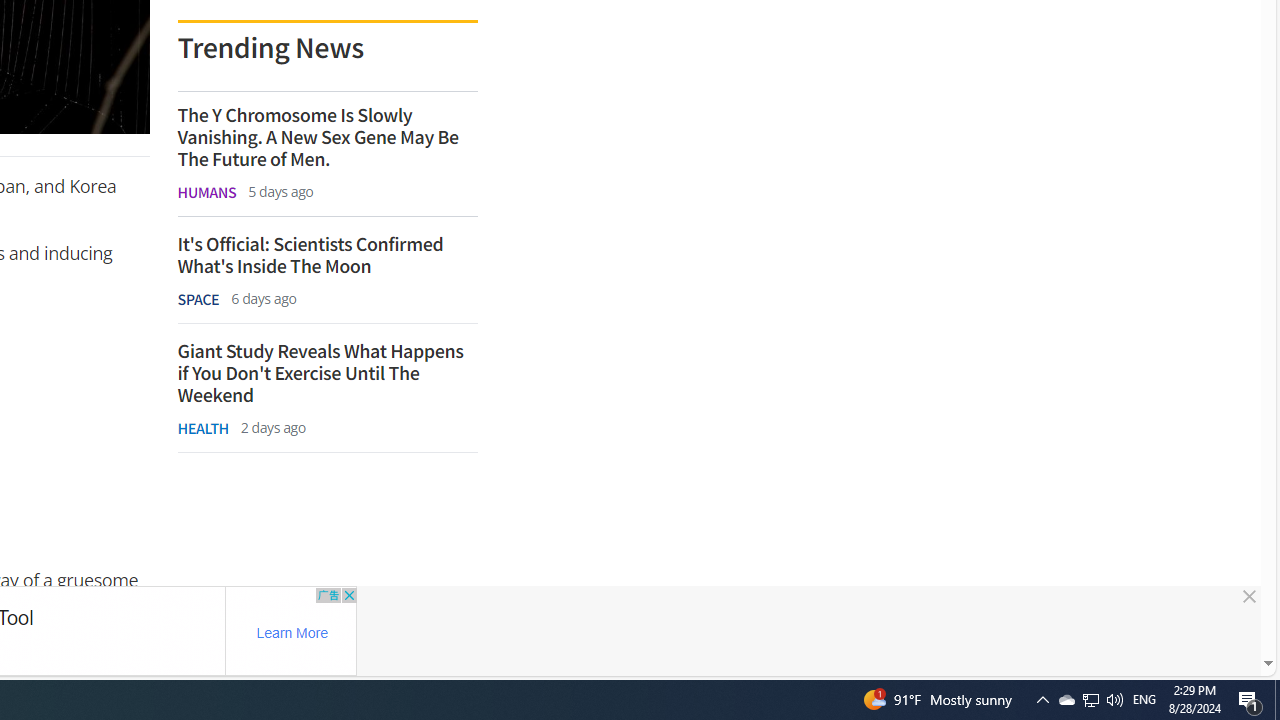 This screenshot has height=720, width=1280. Describe the element at coordinates (327, 254) in the screenshot. I see `'It'` at that location.